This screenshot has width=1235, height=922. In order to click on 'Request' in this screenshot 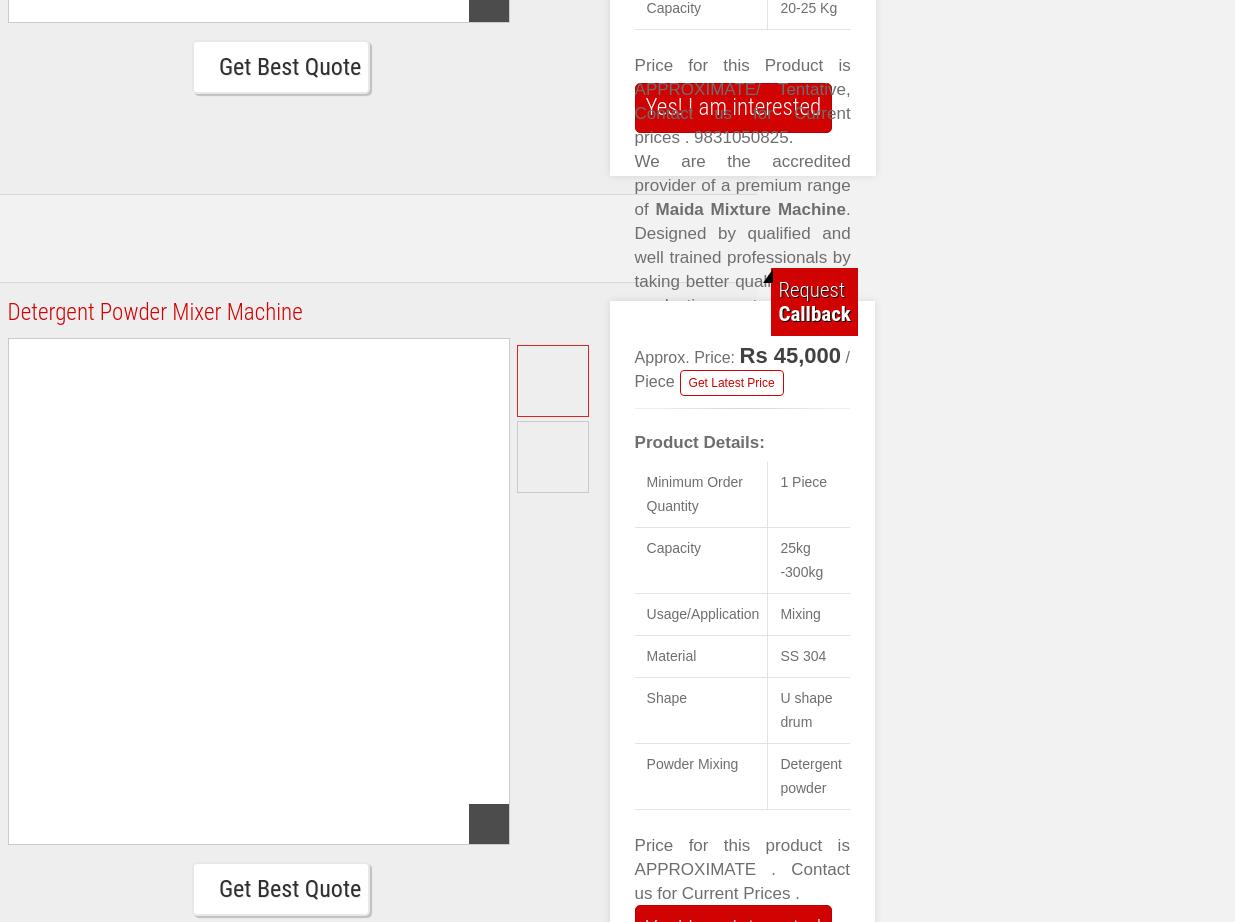, I will do `click(811, 288)`.